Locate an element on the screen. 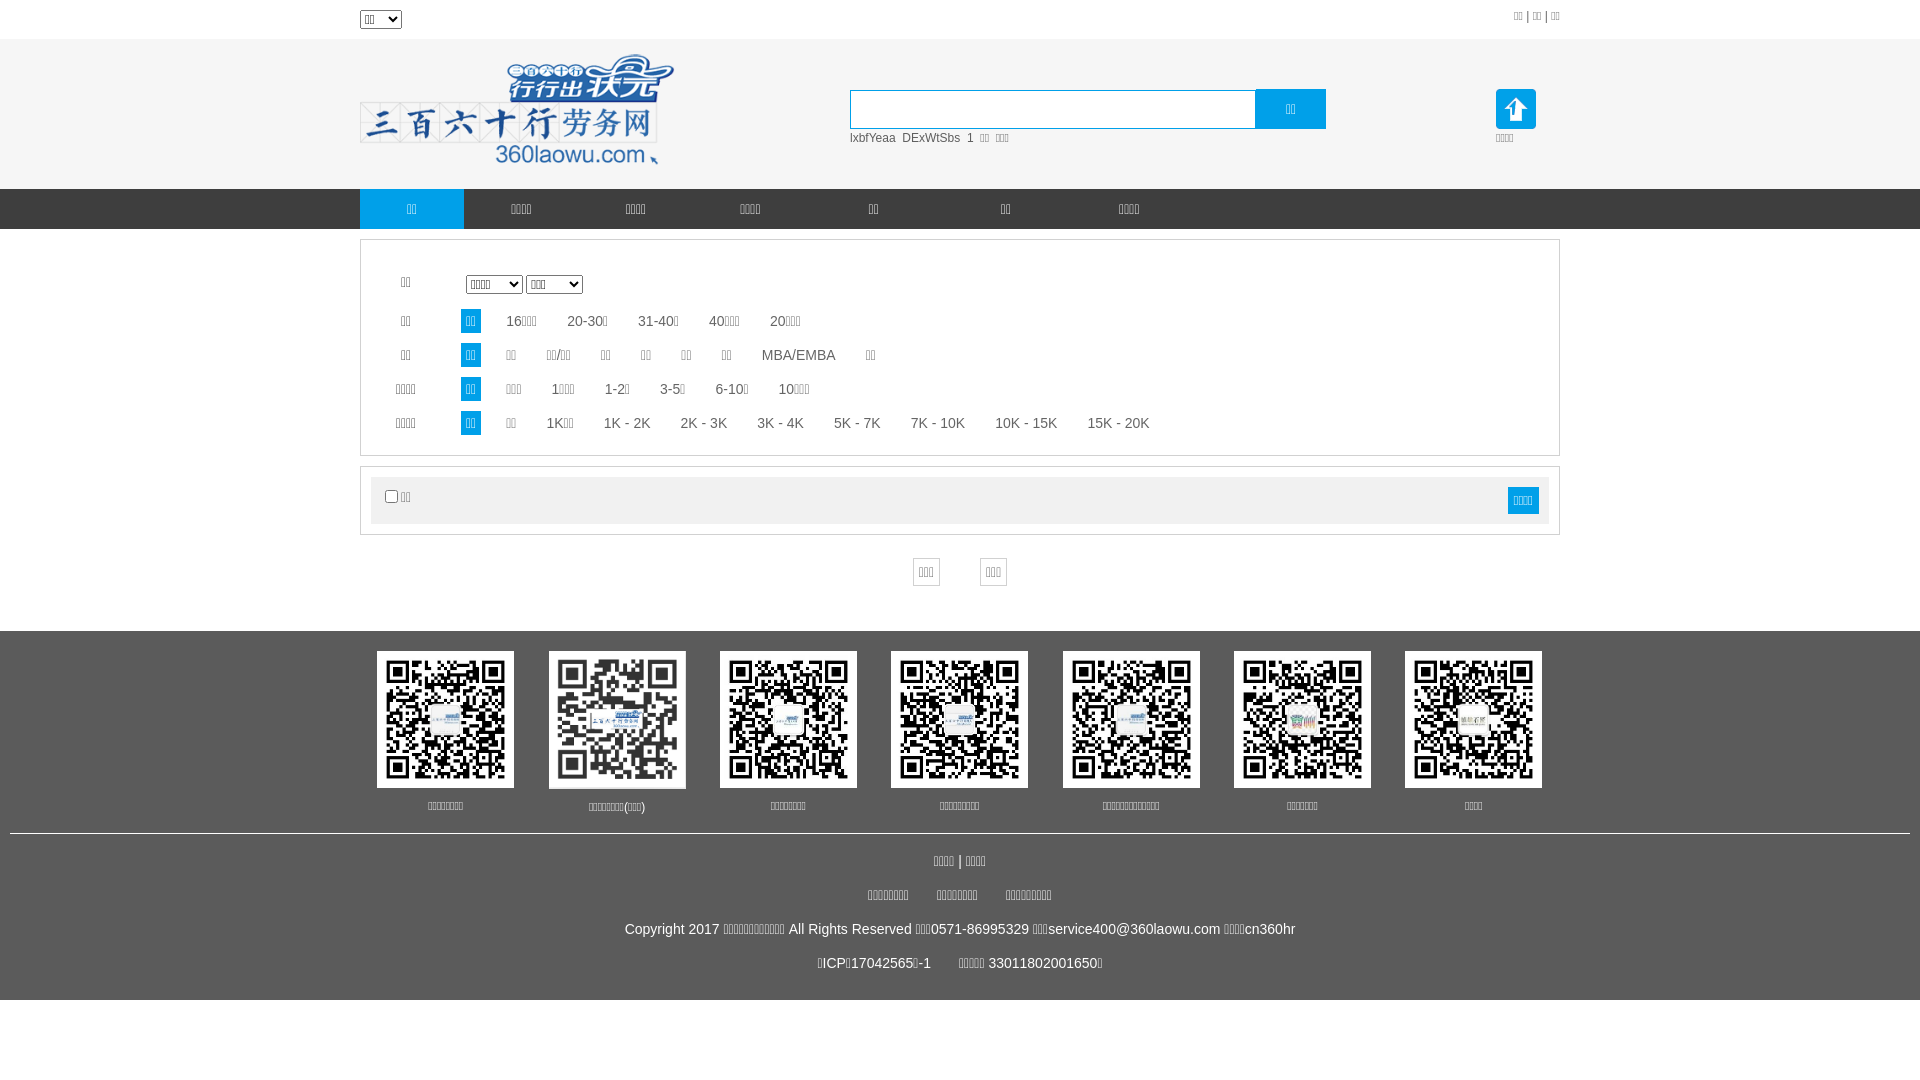 This screenshot has width=1920, height=1080. 'MBA/EMBA' is located at coordinates (797, 353).